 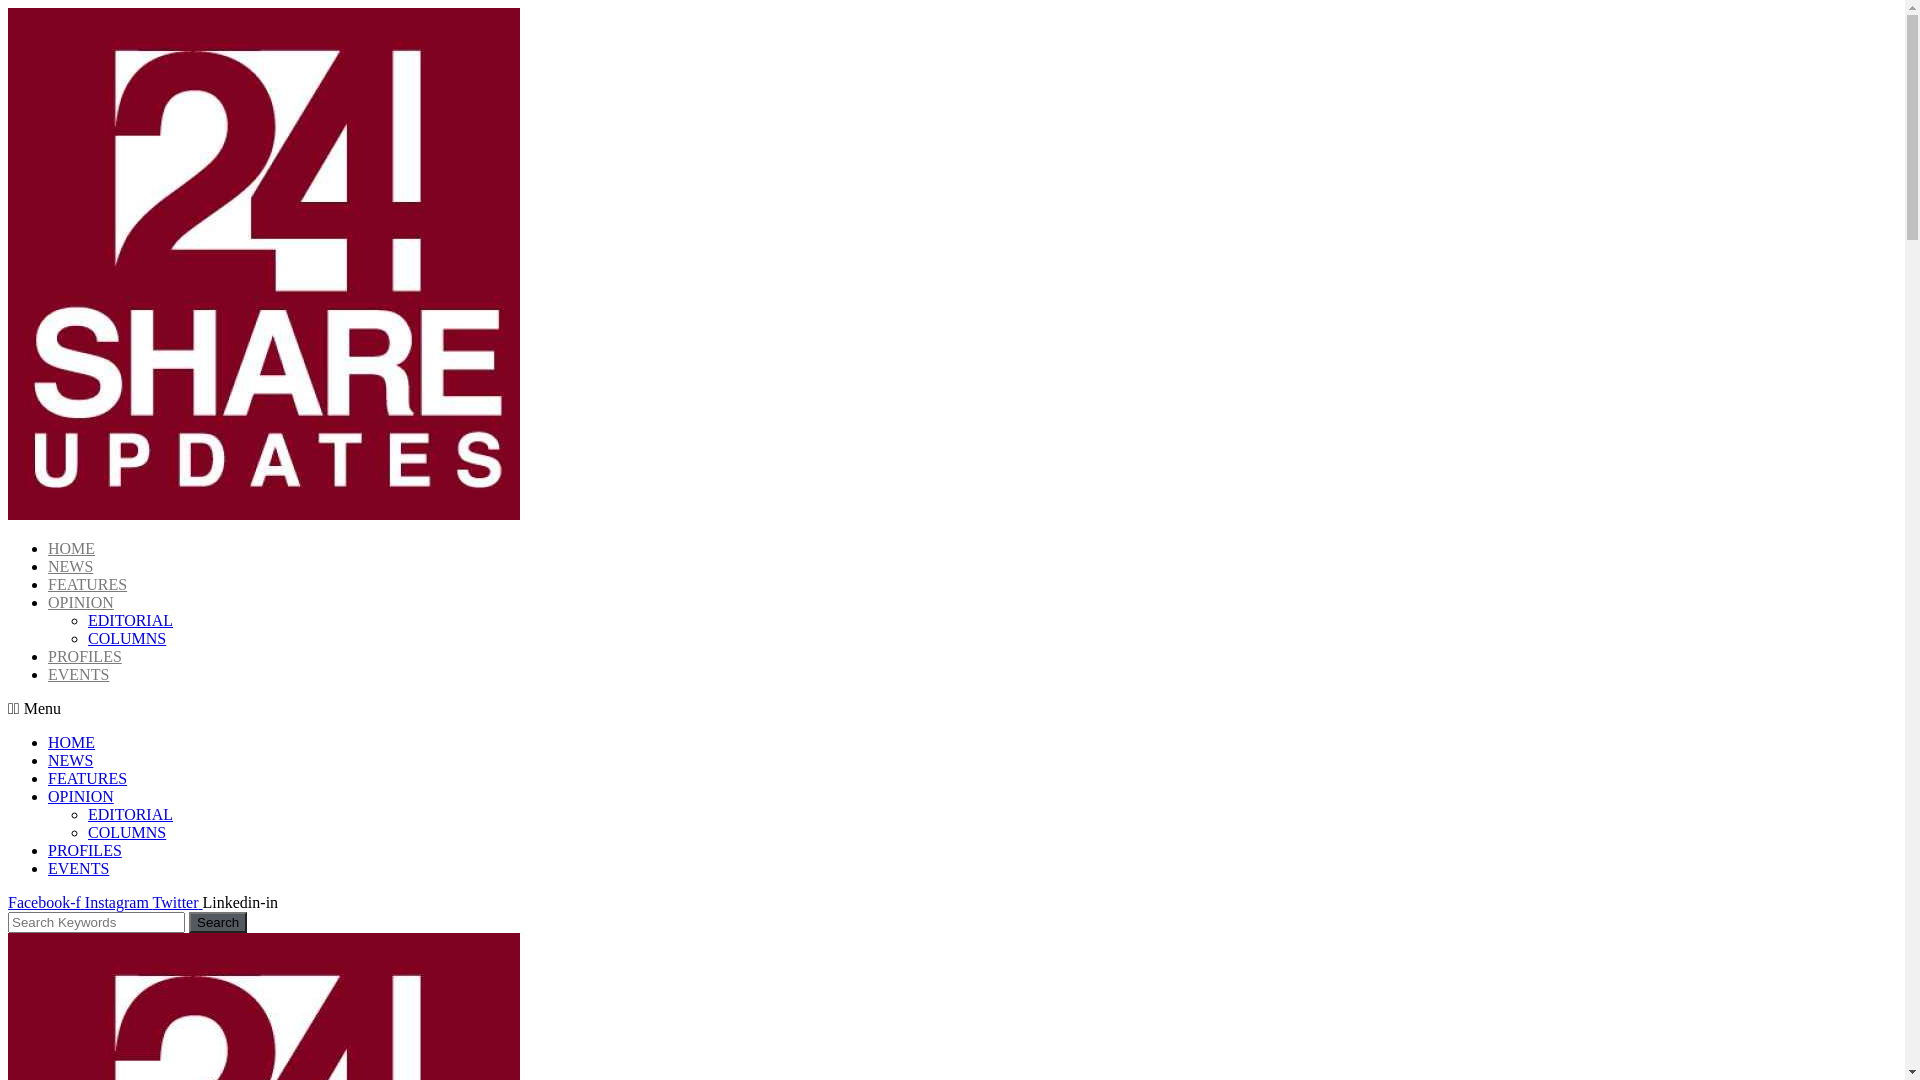 I want to click on 'COLUMNS', so click(x=86, y=832).